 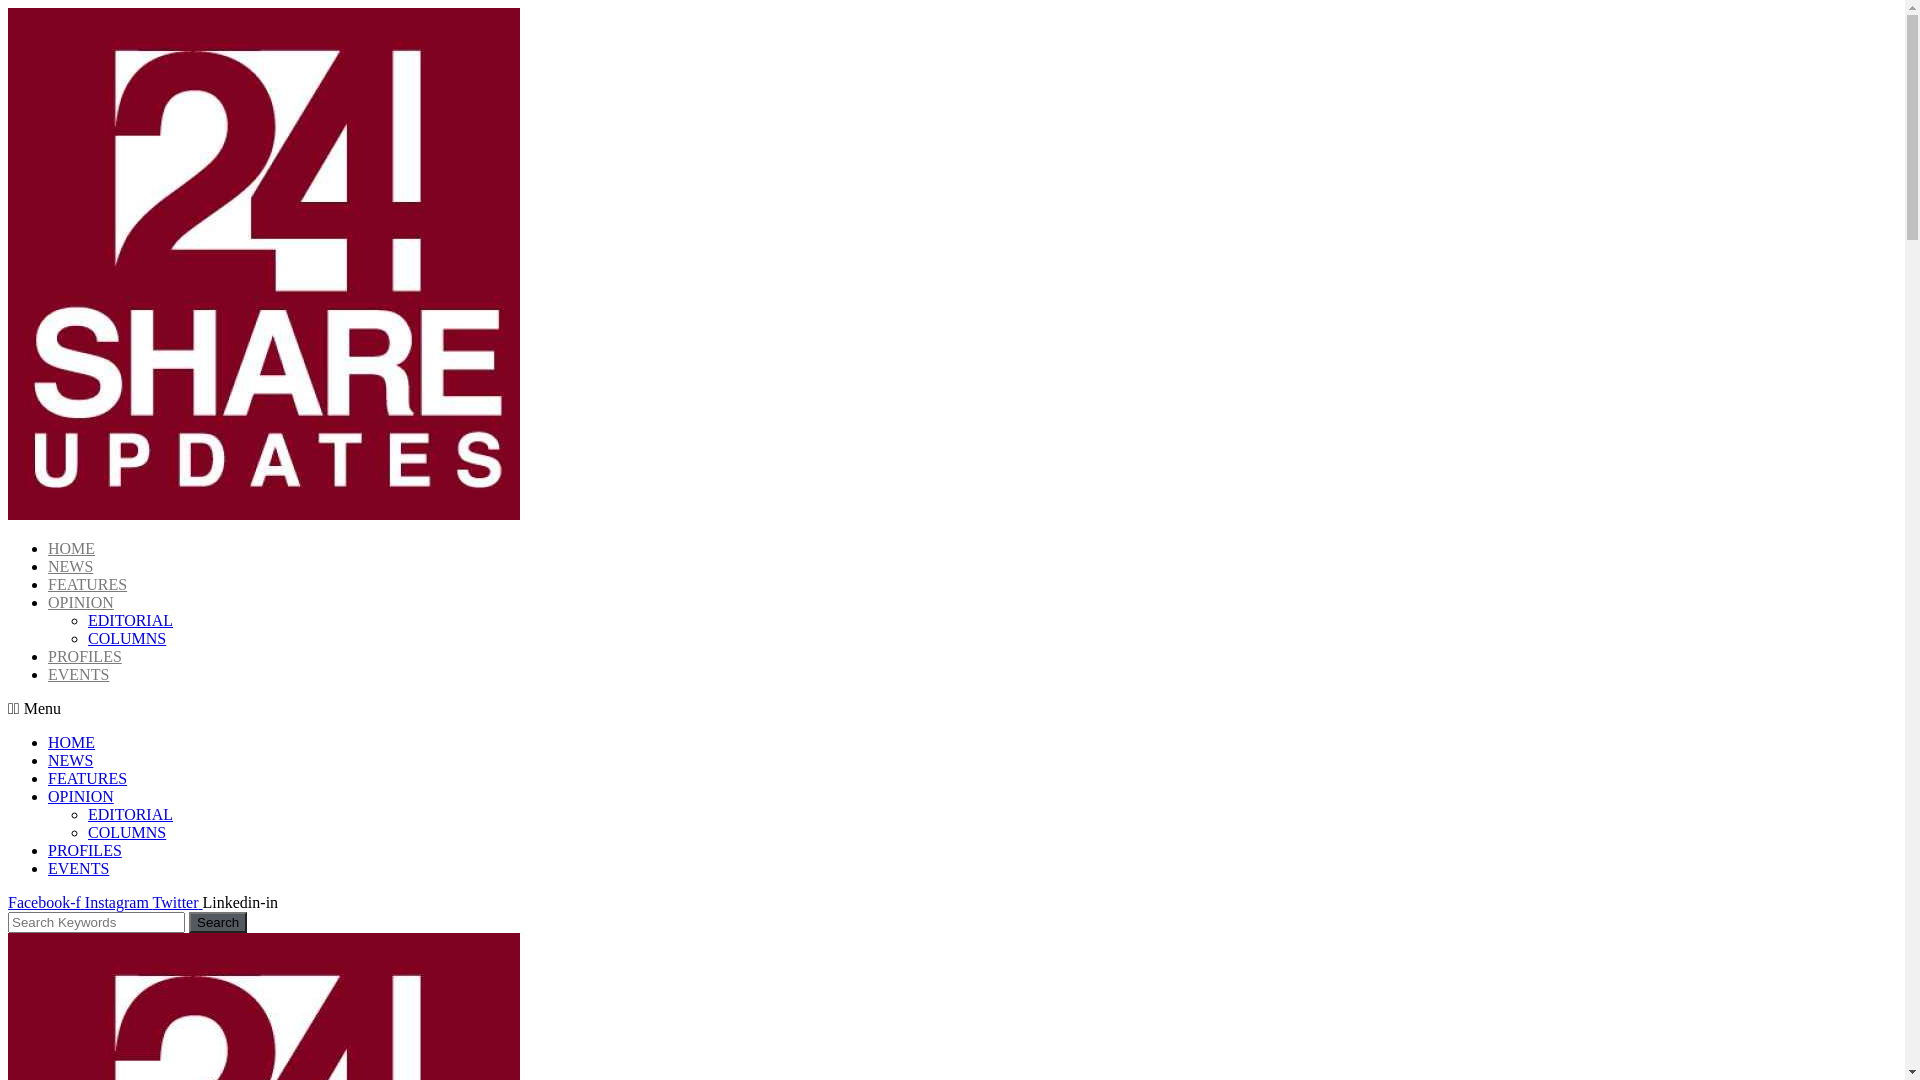 I want to click on 'COLUMNS', so click(x=86, y=832).